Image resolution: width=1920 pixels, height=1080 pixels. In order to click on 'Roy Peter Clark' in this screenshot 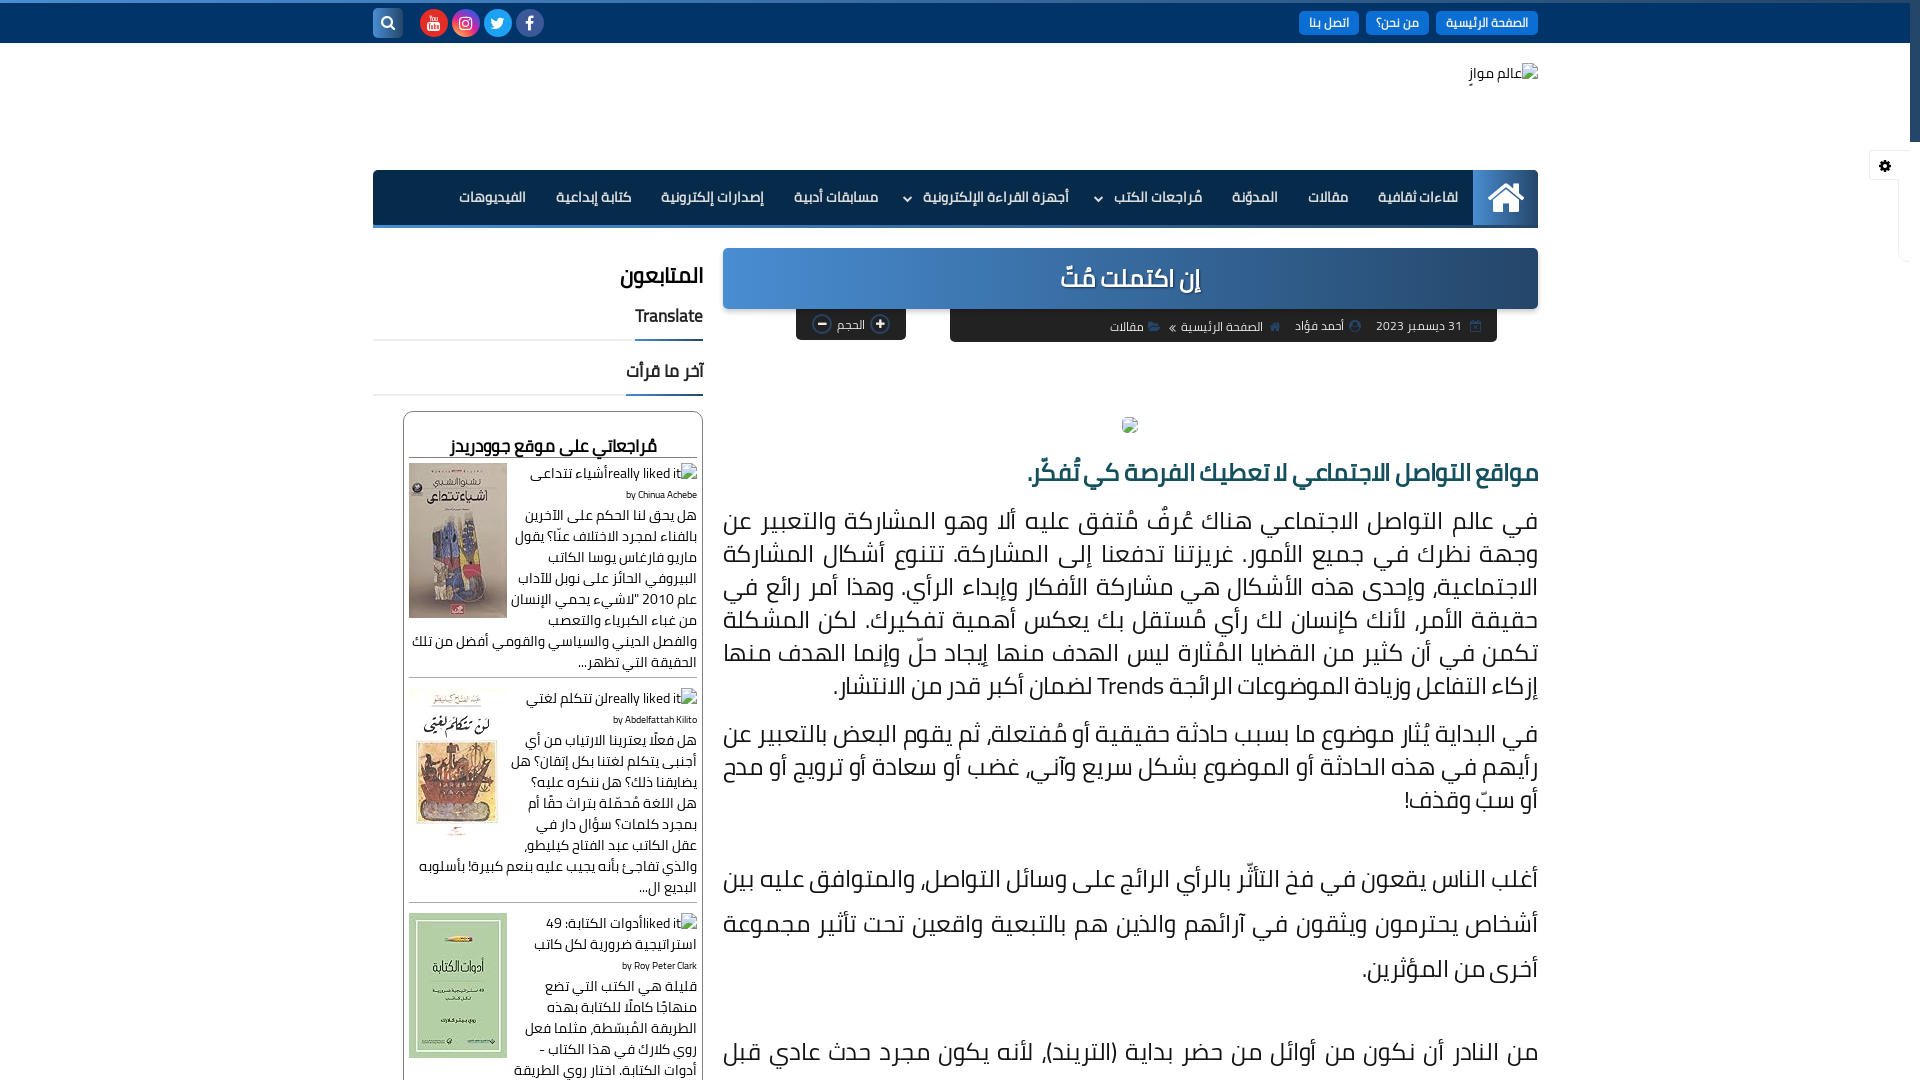, I will do `click(665, 964)`.